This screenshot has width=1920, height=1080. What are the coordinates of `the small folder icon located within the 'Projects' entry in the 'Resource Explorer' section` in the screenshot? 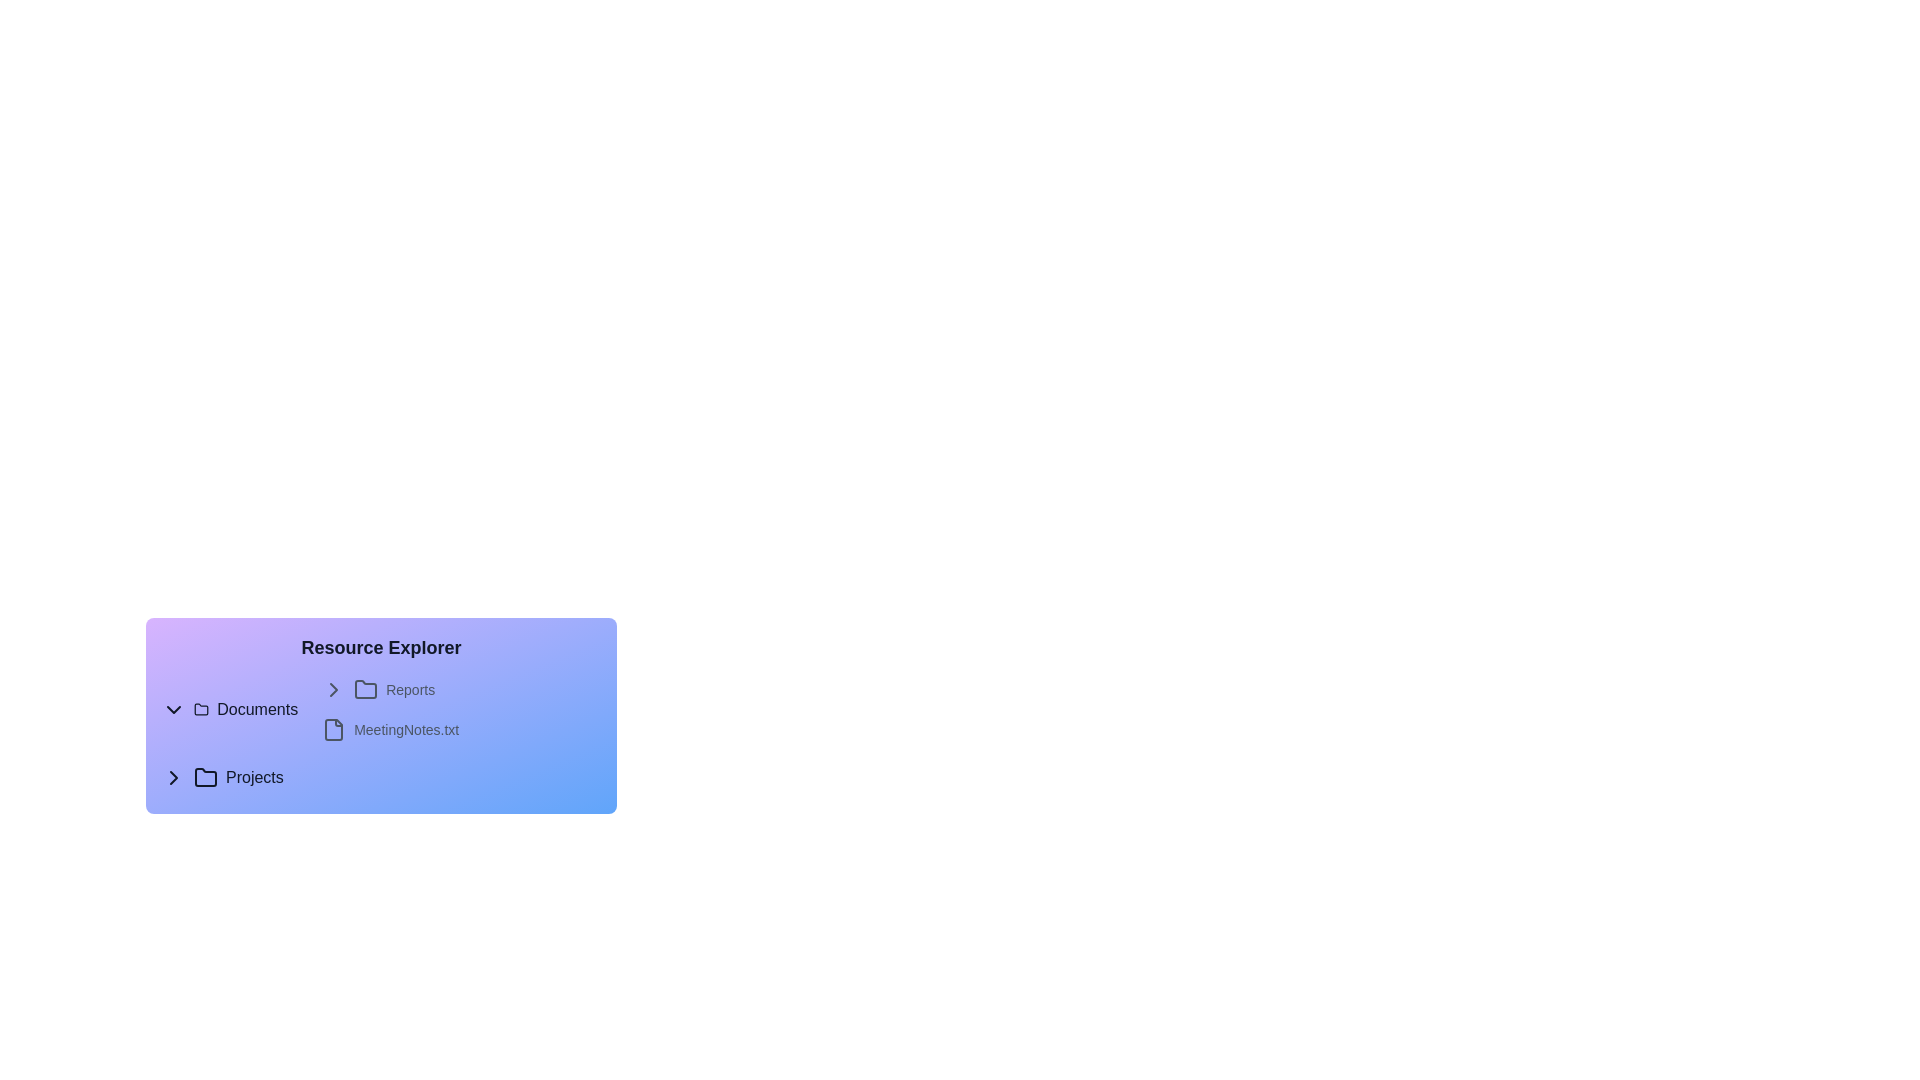 It's located at (206, 776).